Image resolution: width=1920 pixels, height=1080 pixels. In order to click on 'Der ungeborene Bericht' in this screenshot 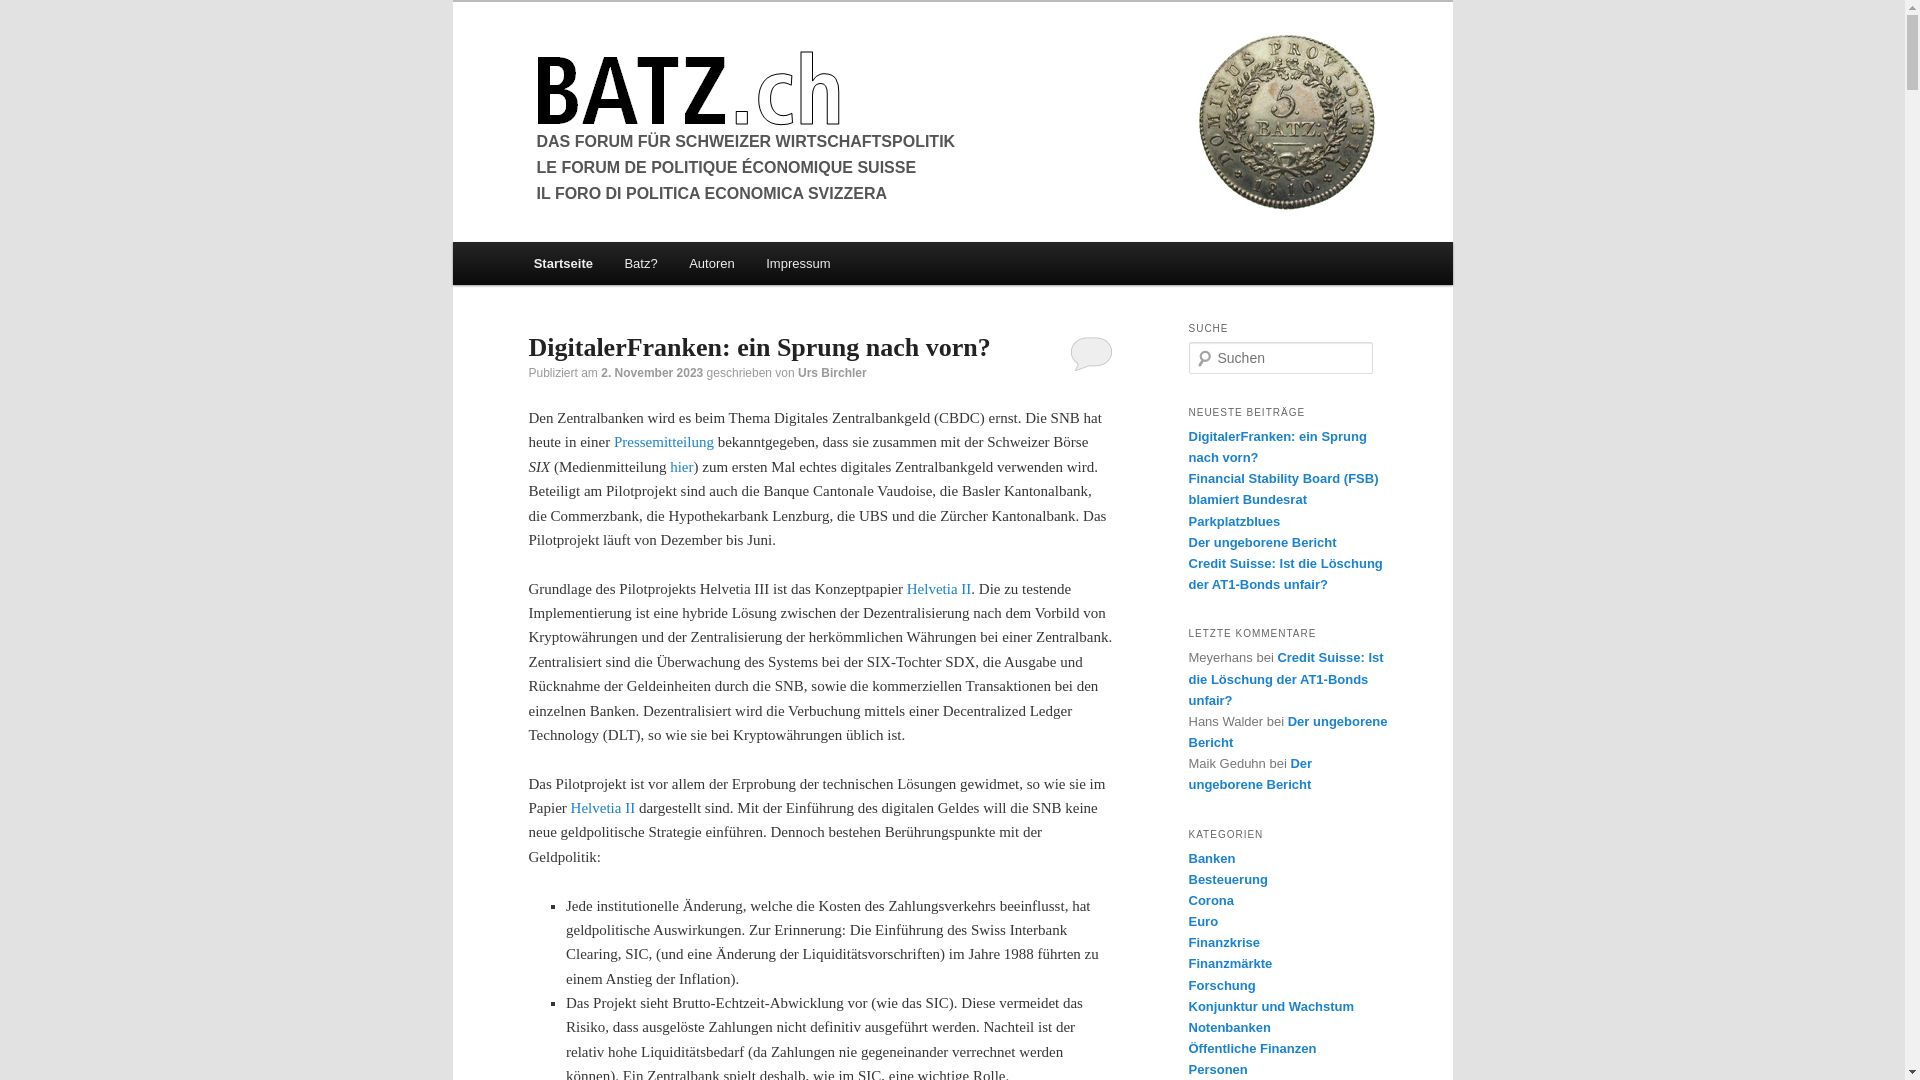, I will do `click(1287, 732)`.